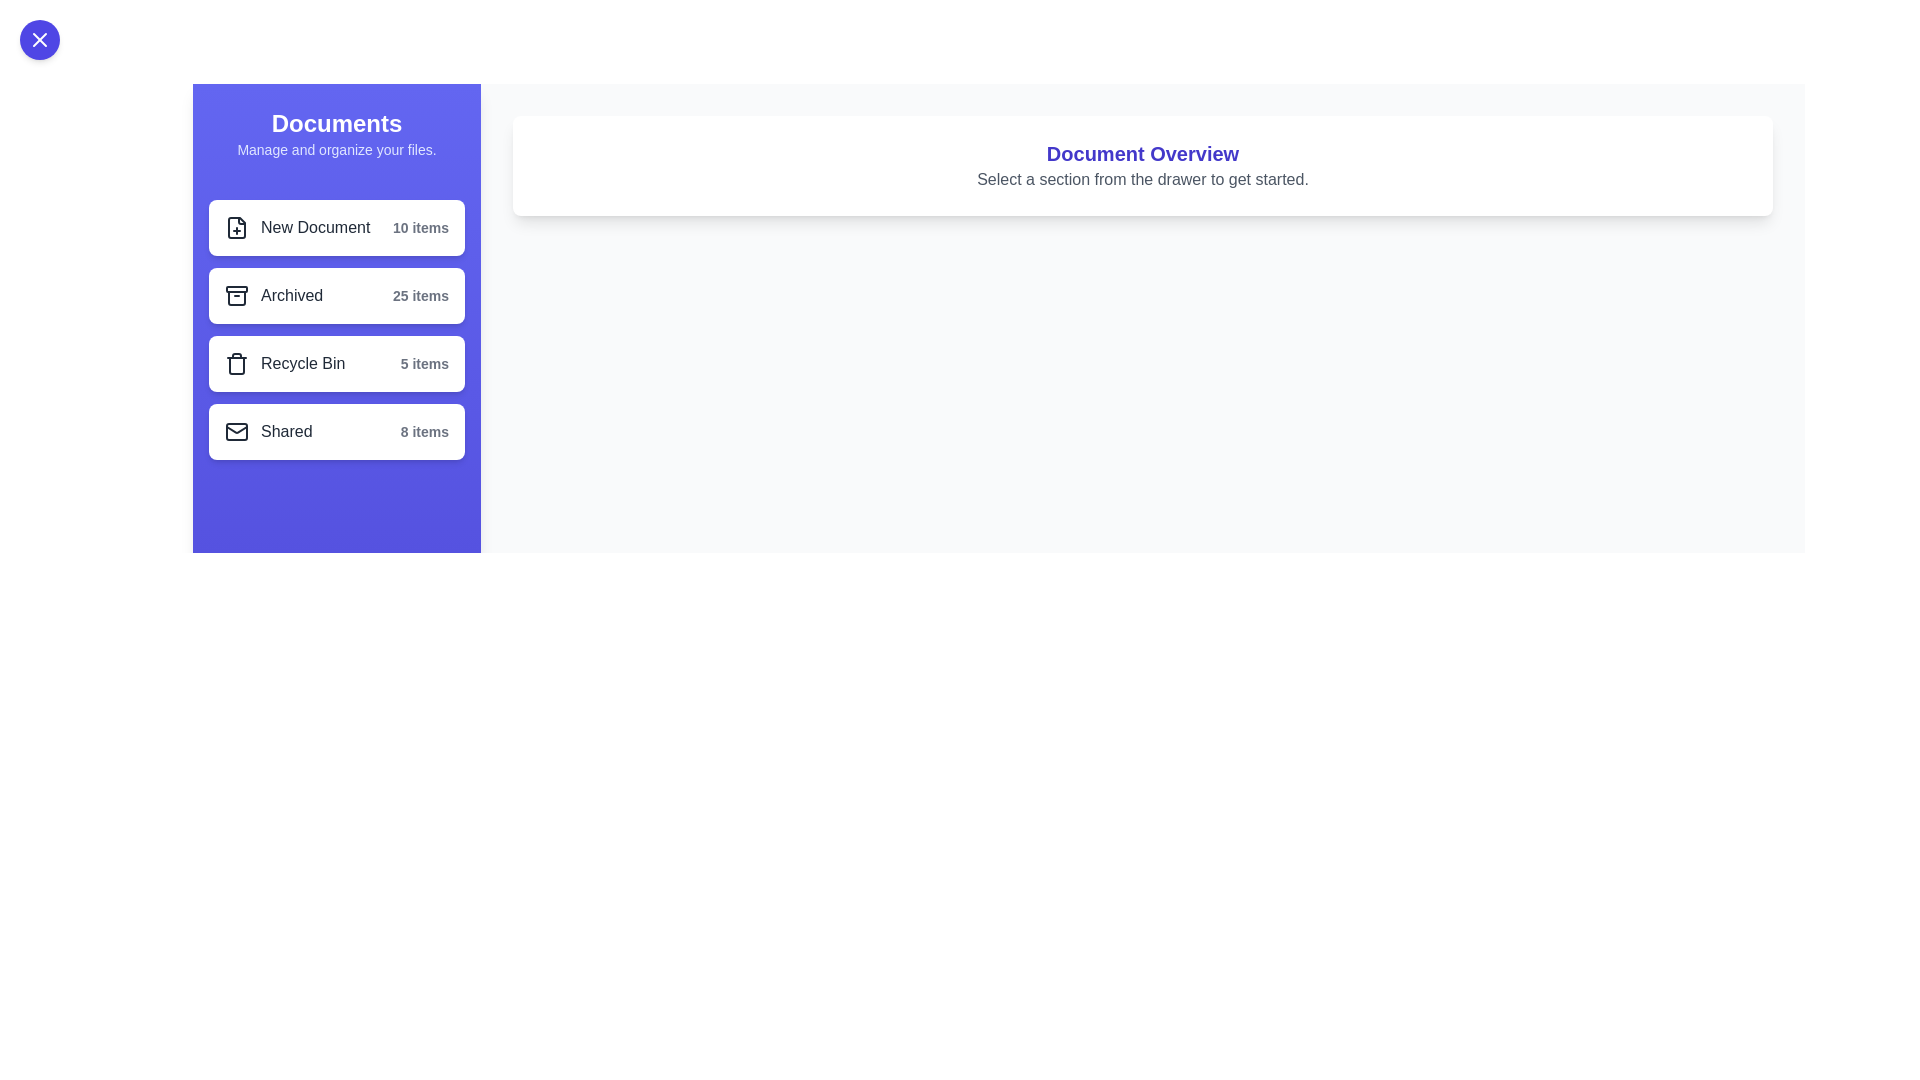 The image size is (1920, 1080). What do you see at coordinates (336, 431) in the screenshot?
I see `the section labeled Shared in the drawer` at bounding box center [336, 431].